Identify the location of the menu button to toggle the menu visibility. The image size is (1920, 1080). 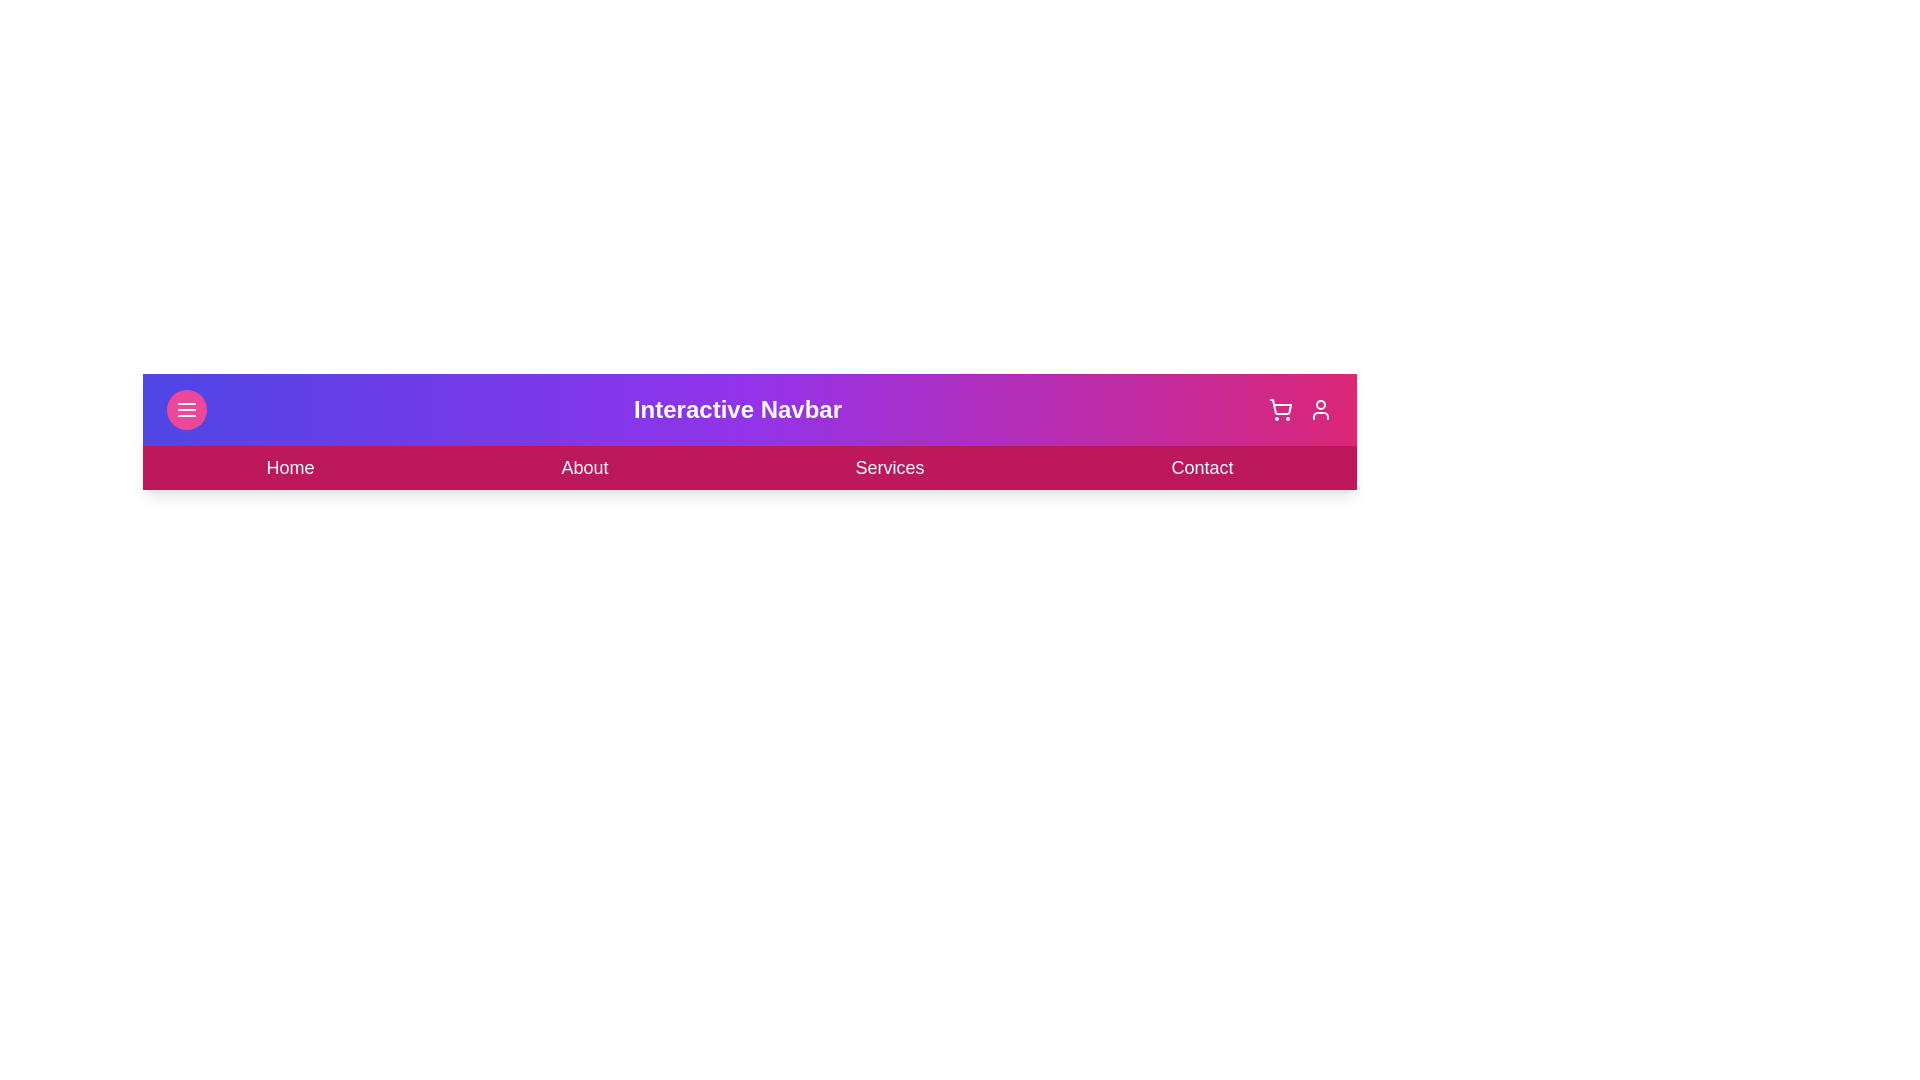
(187, 408).